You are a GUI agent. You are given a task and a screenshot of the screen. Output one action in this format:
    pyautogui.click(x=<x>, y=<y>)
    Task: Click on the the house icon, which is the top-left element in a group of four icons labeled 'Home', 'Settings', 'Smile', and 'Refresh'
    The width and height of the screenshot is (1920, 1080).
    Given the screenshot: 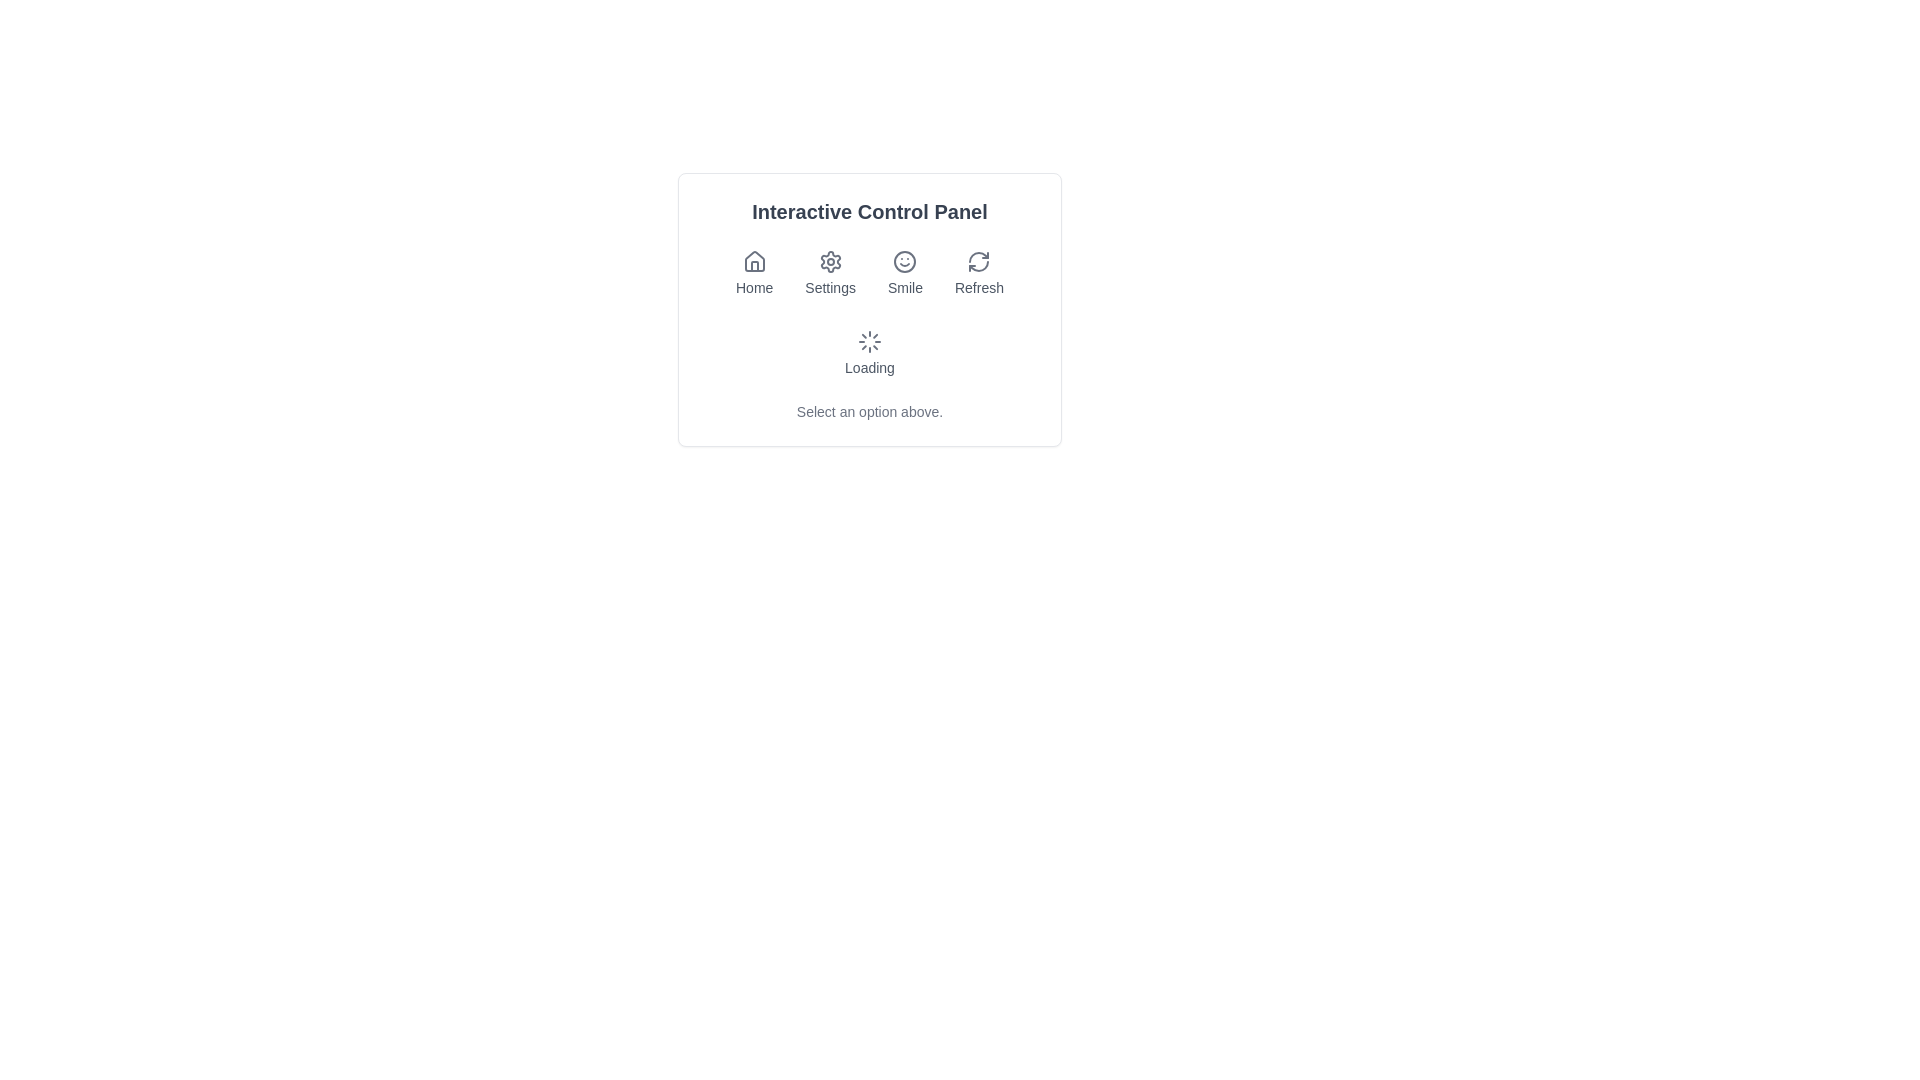 What is the action you would take?
    pyautogui.click(x=753, y=260)
    